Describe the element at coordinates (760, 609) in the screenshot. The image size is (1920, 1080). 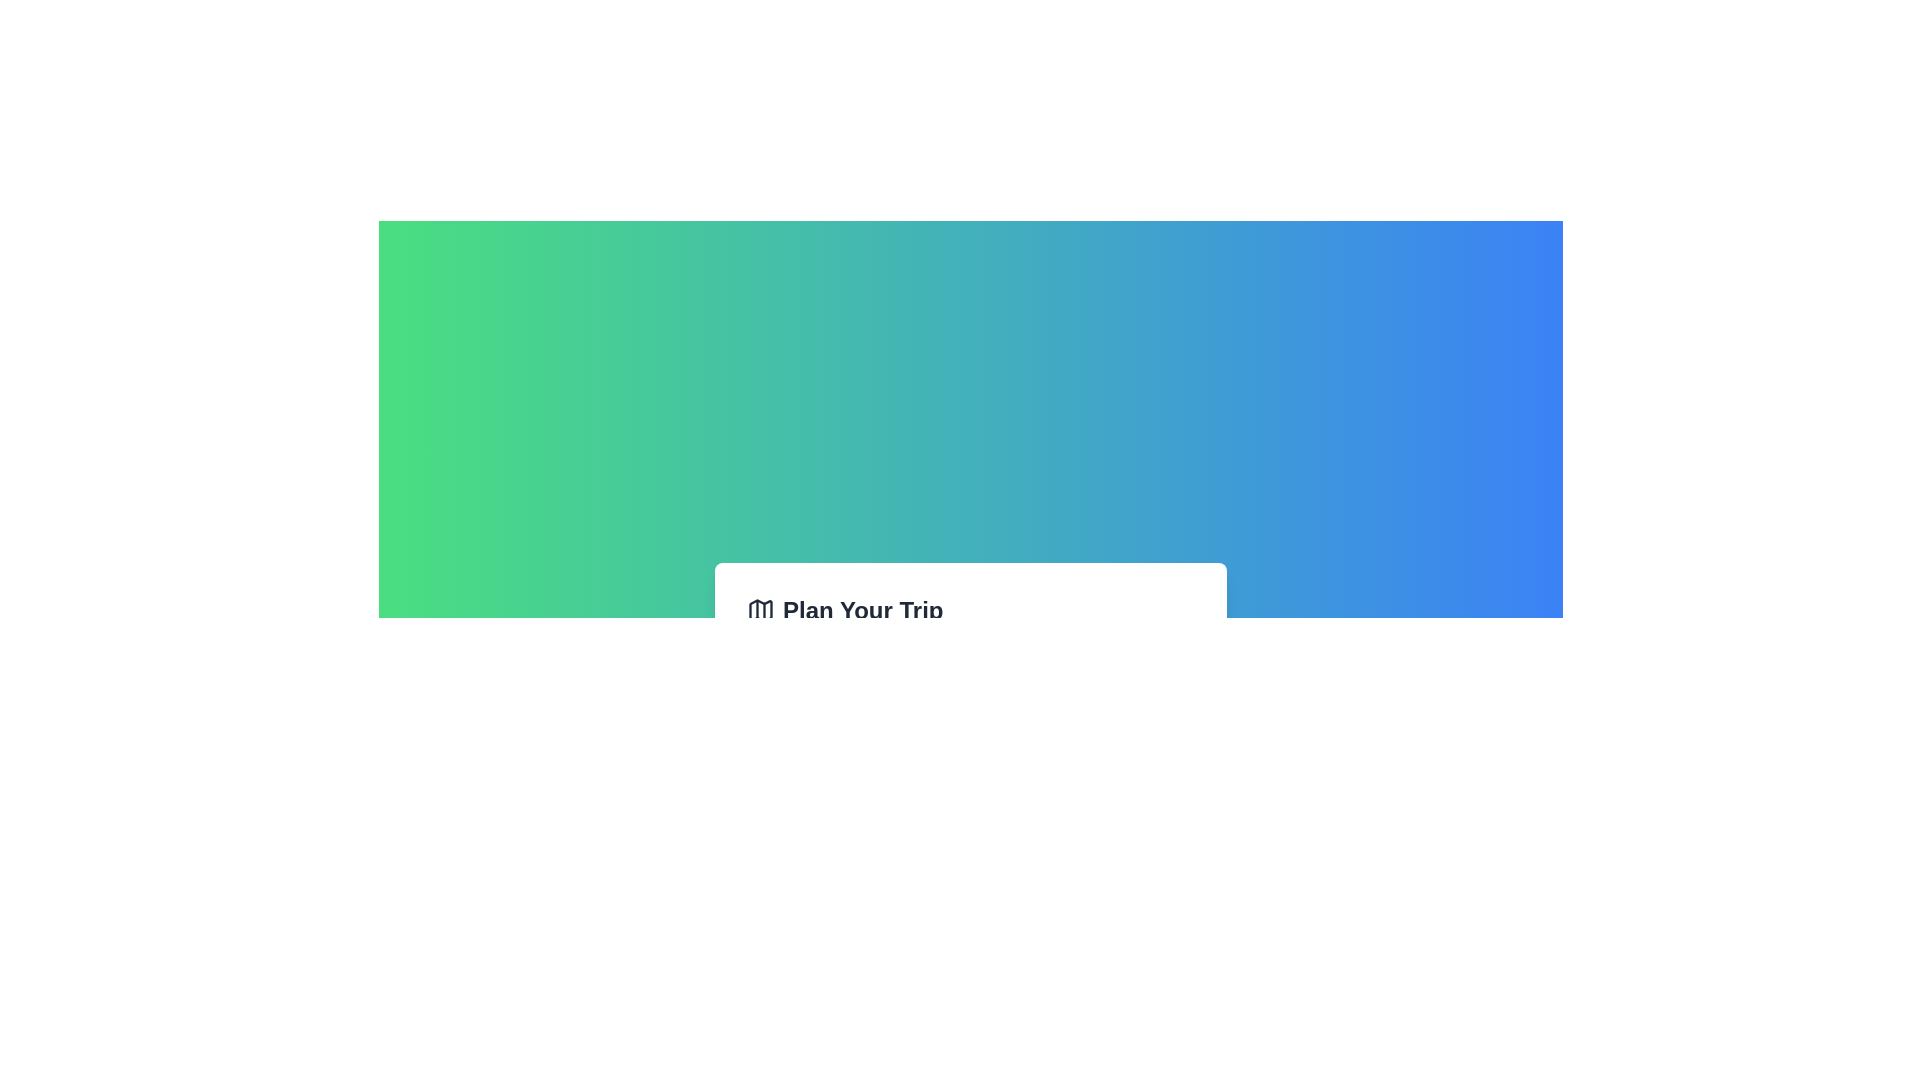
I see `the decorative icon in the 'Plan Your Trip' header section, which is positioned directly to the left of the text` at that location.